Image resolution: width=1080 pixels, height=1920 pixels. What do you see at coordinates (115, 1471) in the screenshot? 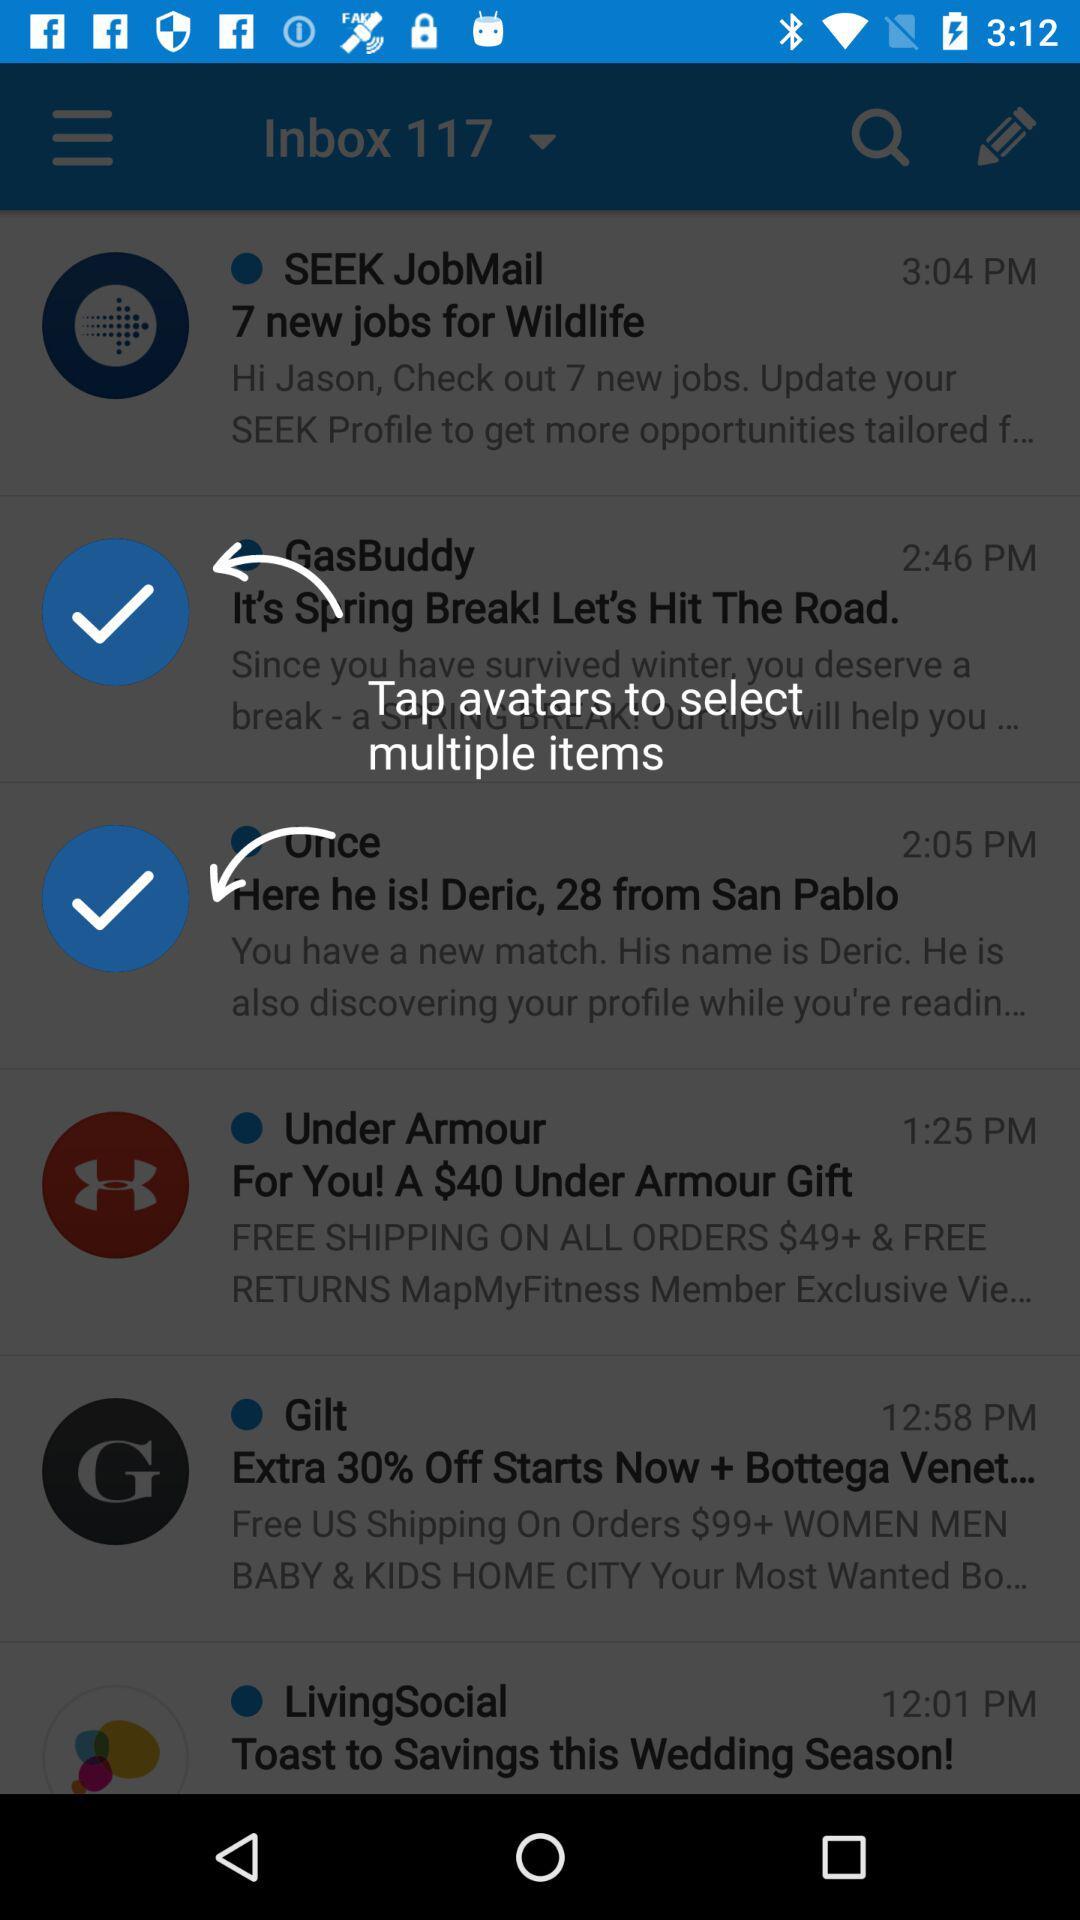
I see `one` at bounding box center [115, 1471].